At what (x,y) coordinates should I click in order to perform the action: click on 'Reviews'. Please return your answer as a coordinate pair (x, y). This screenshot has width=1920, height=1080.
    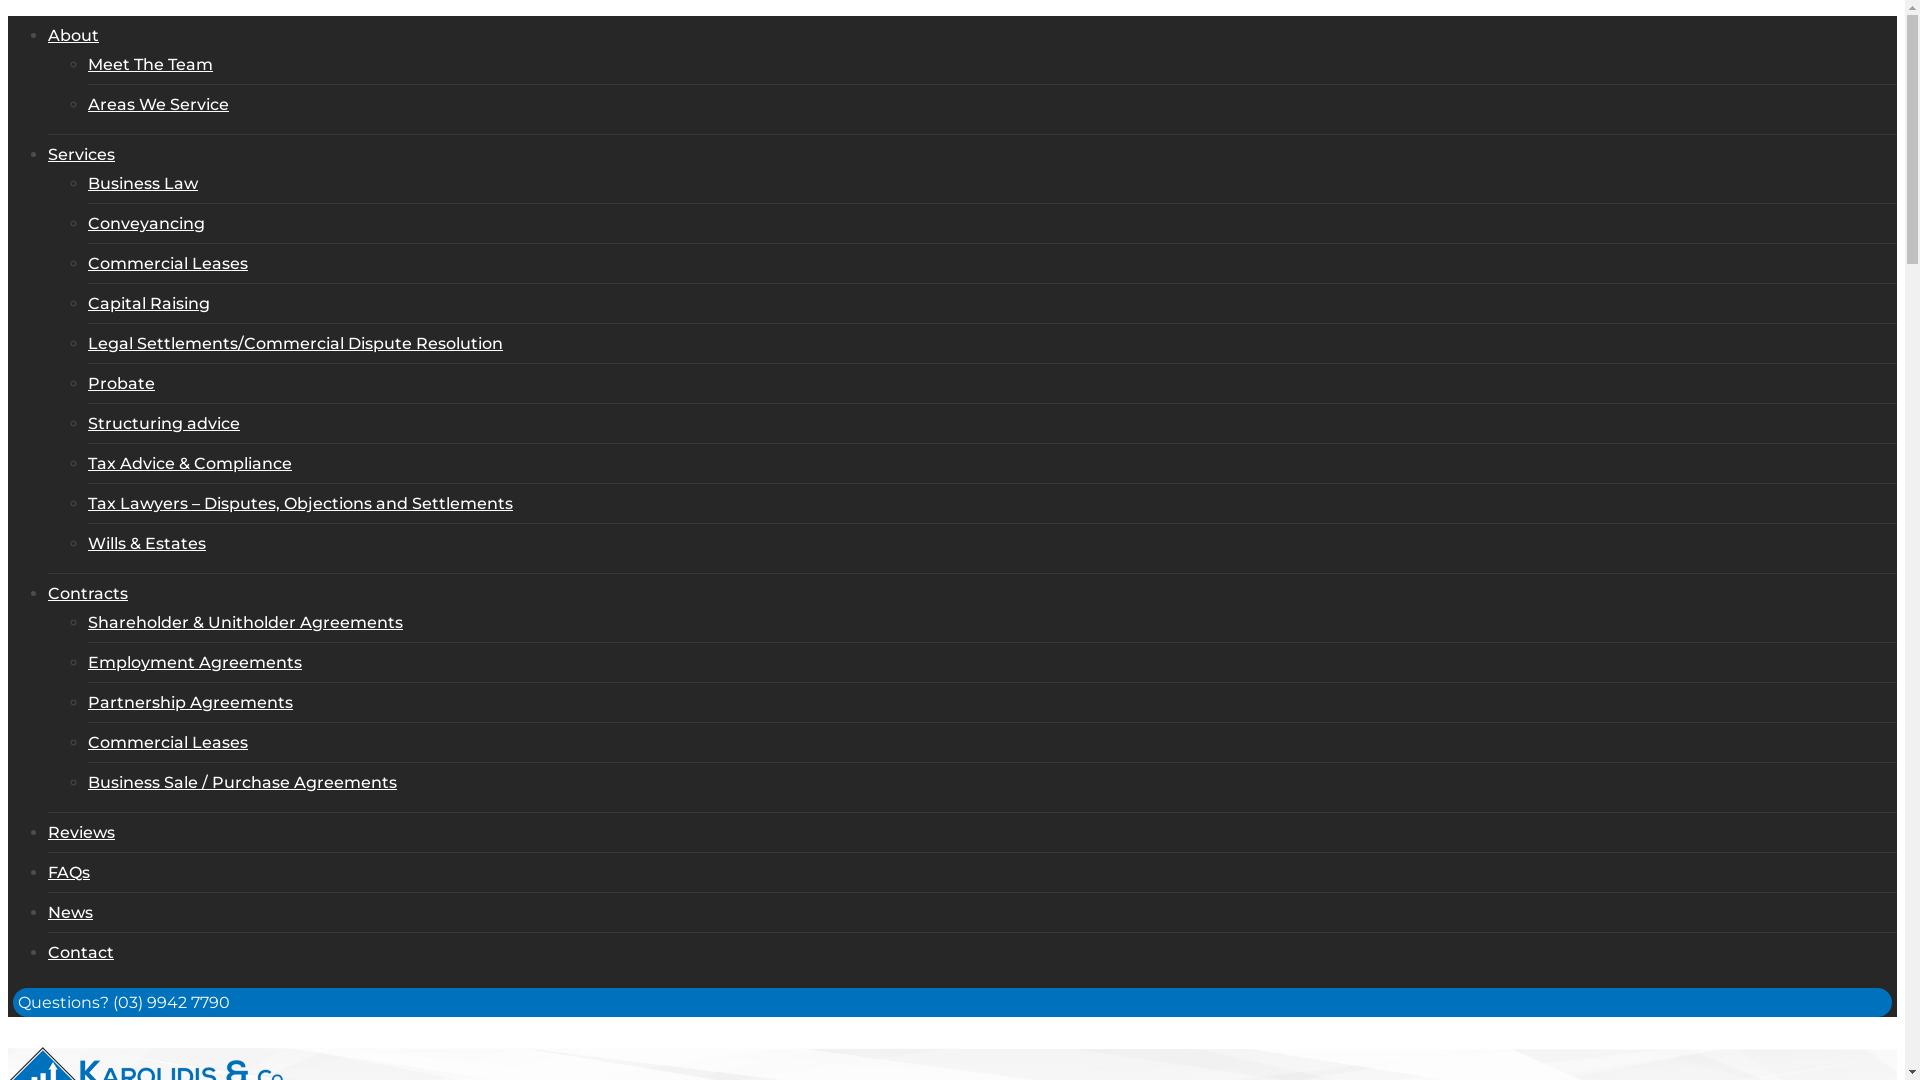
    Looking at the image, I should click on (48, 832).